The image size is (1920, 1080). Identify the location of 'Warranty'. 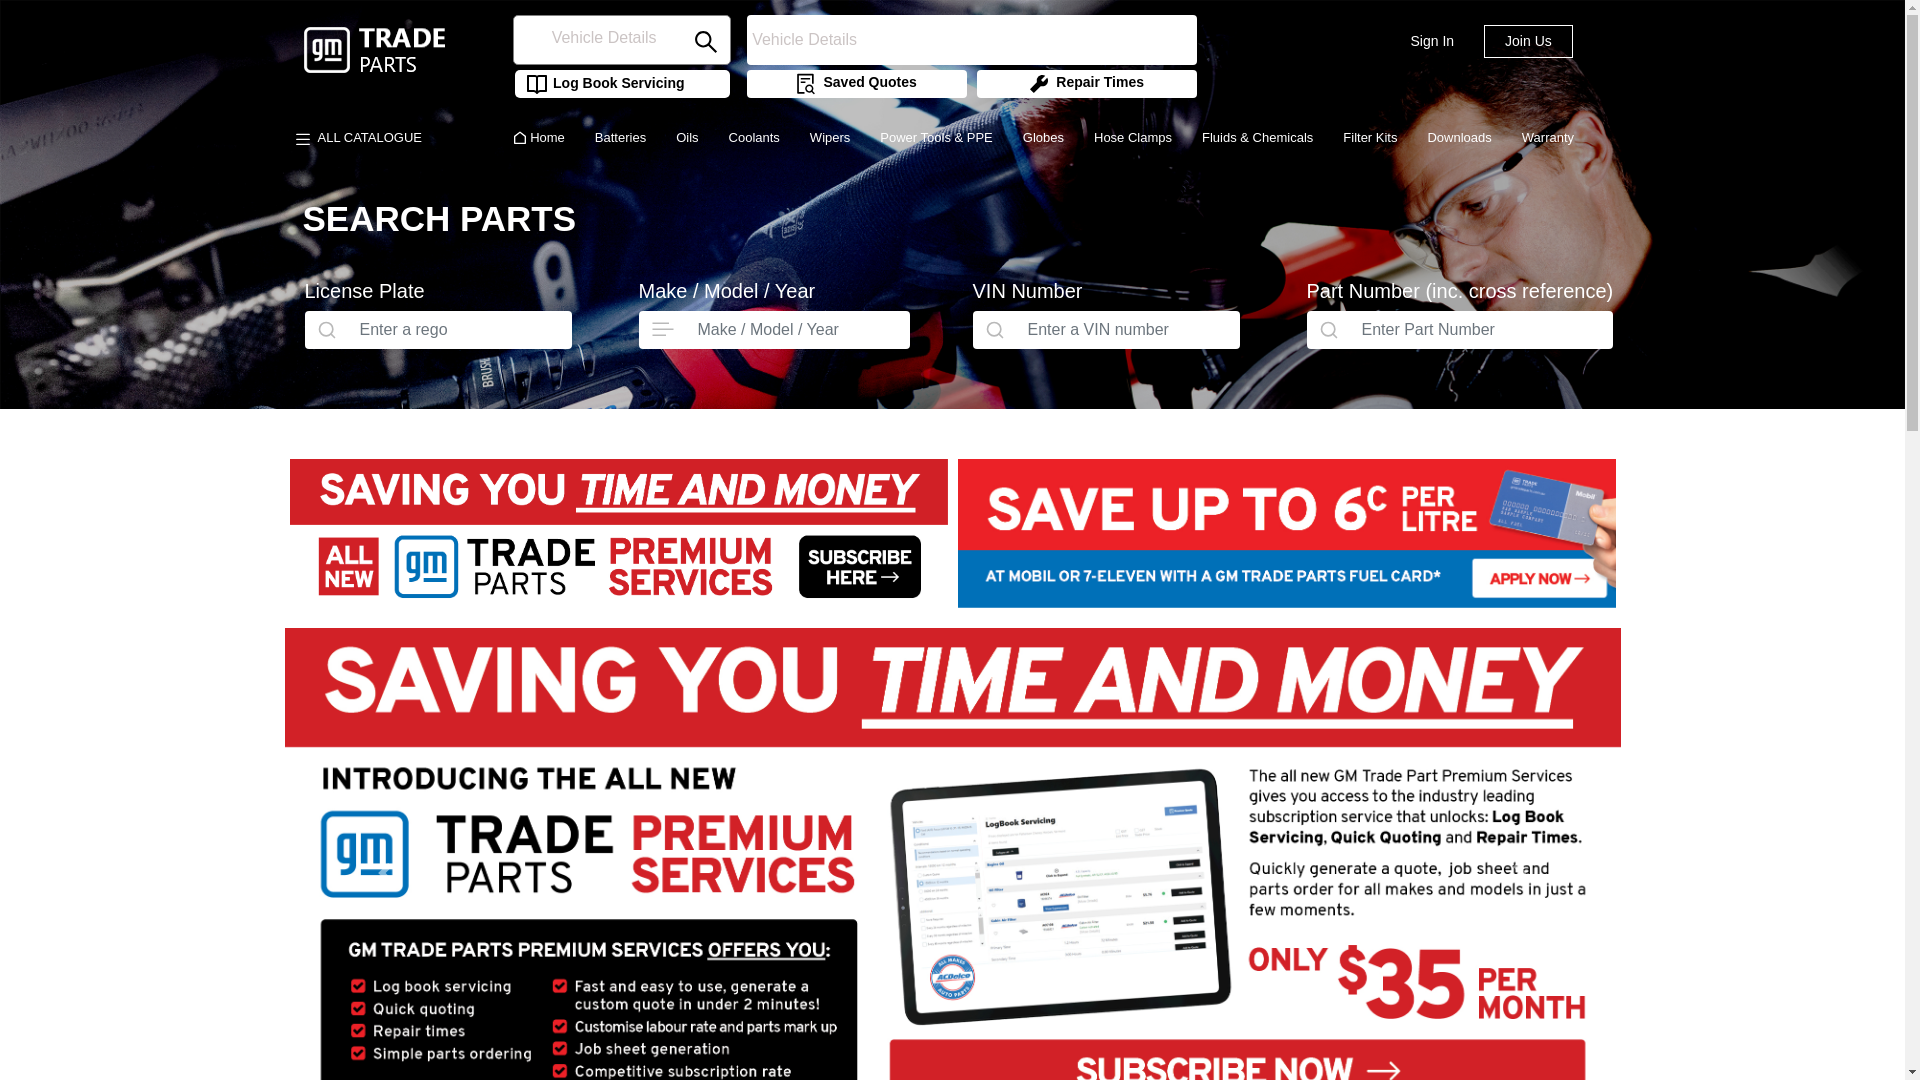
(1547, 137).